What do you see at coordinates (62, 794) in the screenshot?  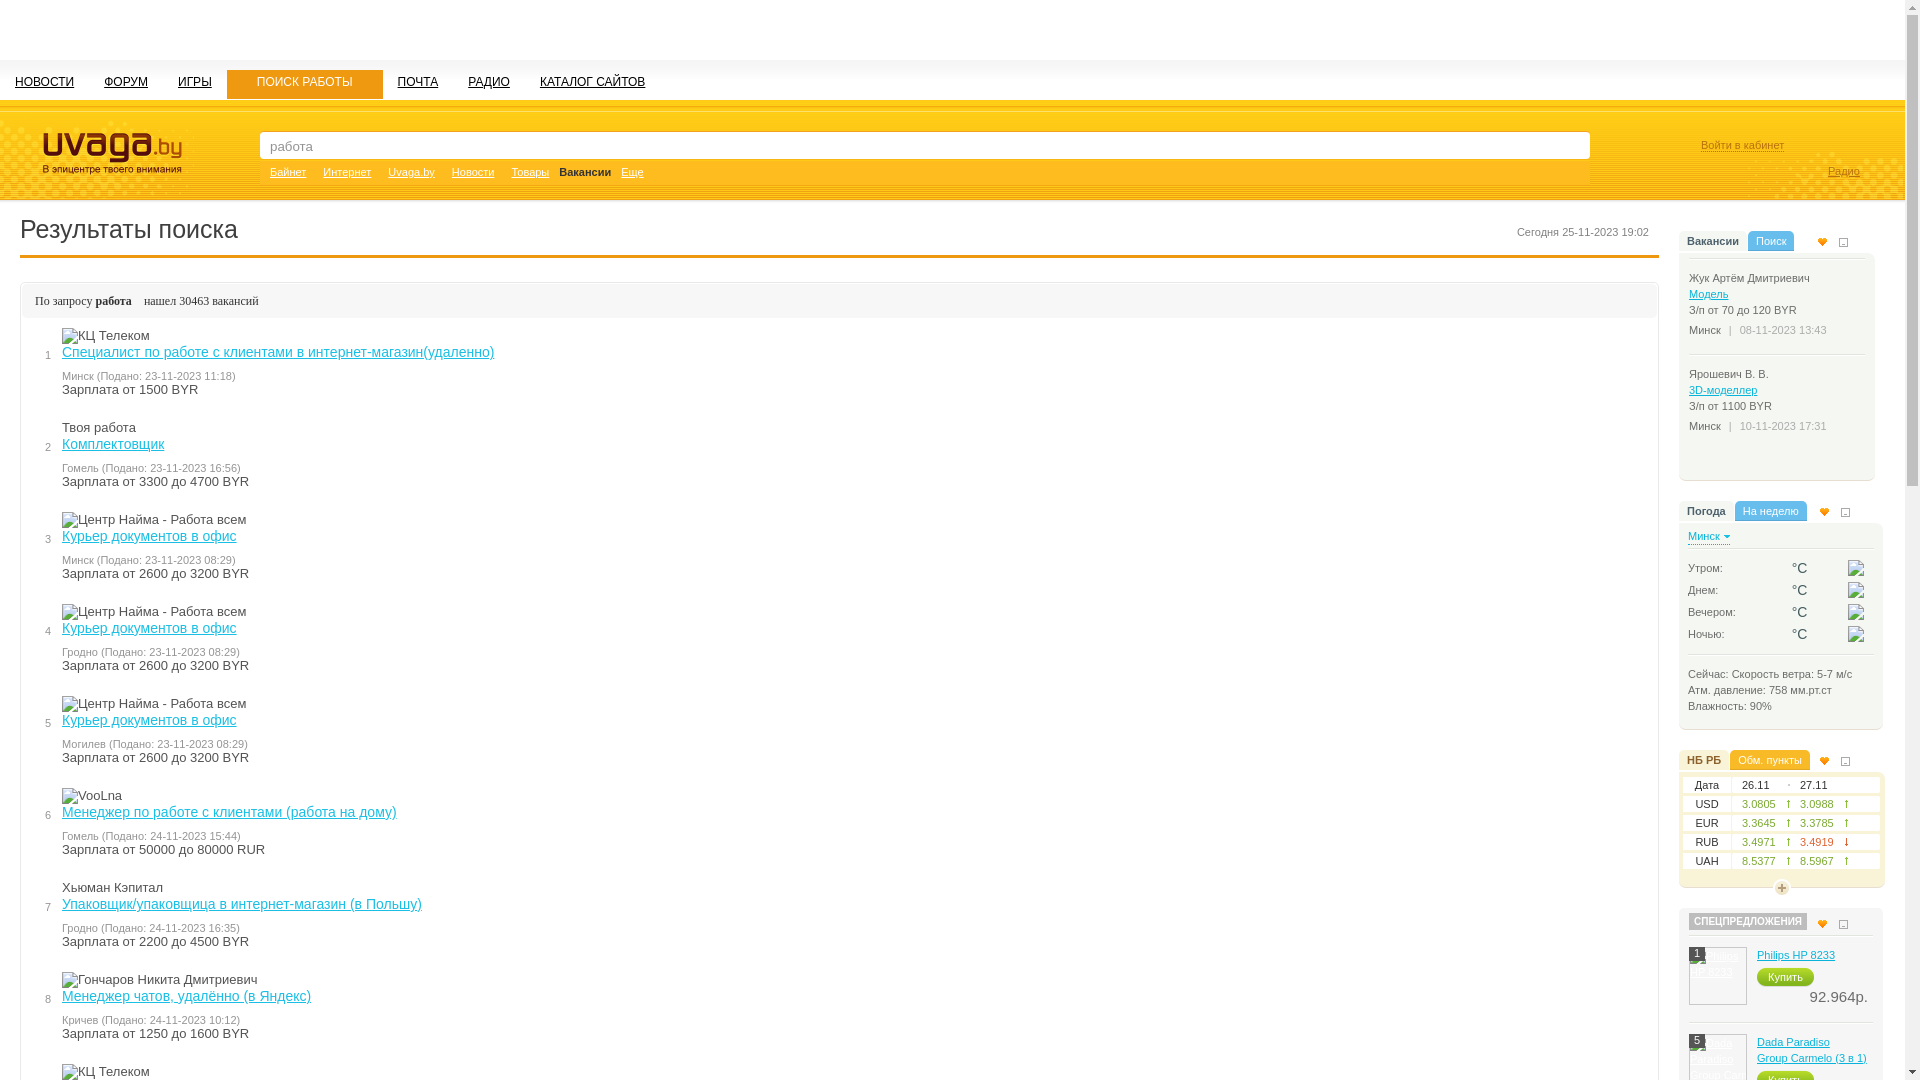 I see `'VooLna'` at bounding box center [62, 794].